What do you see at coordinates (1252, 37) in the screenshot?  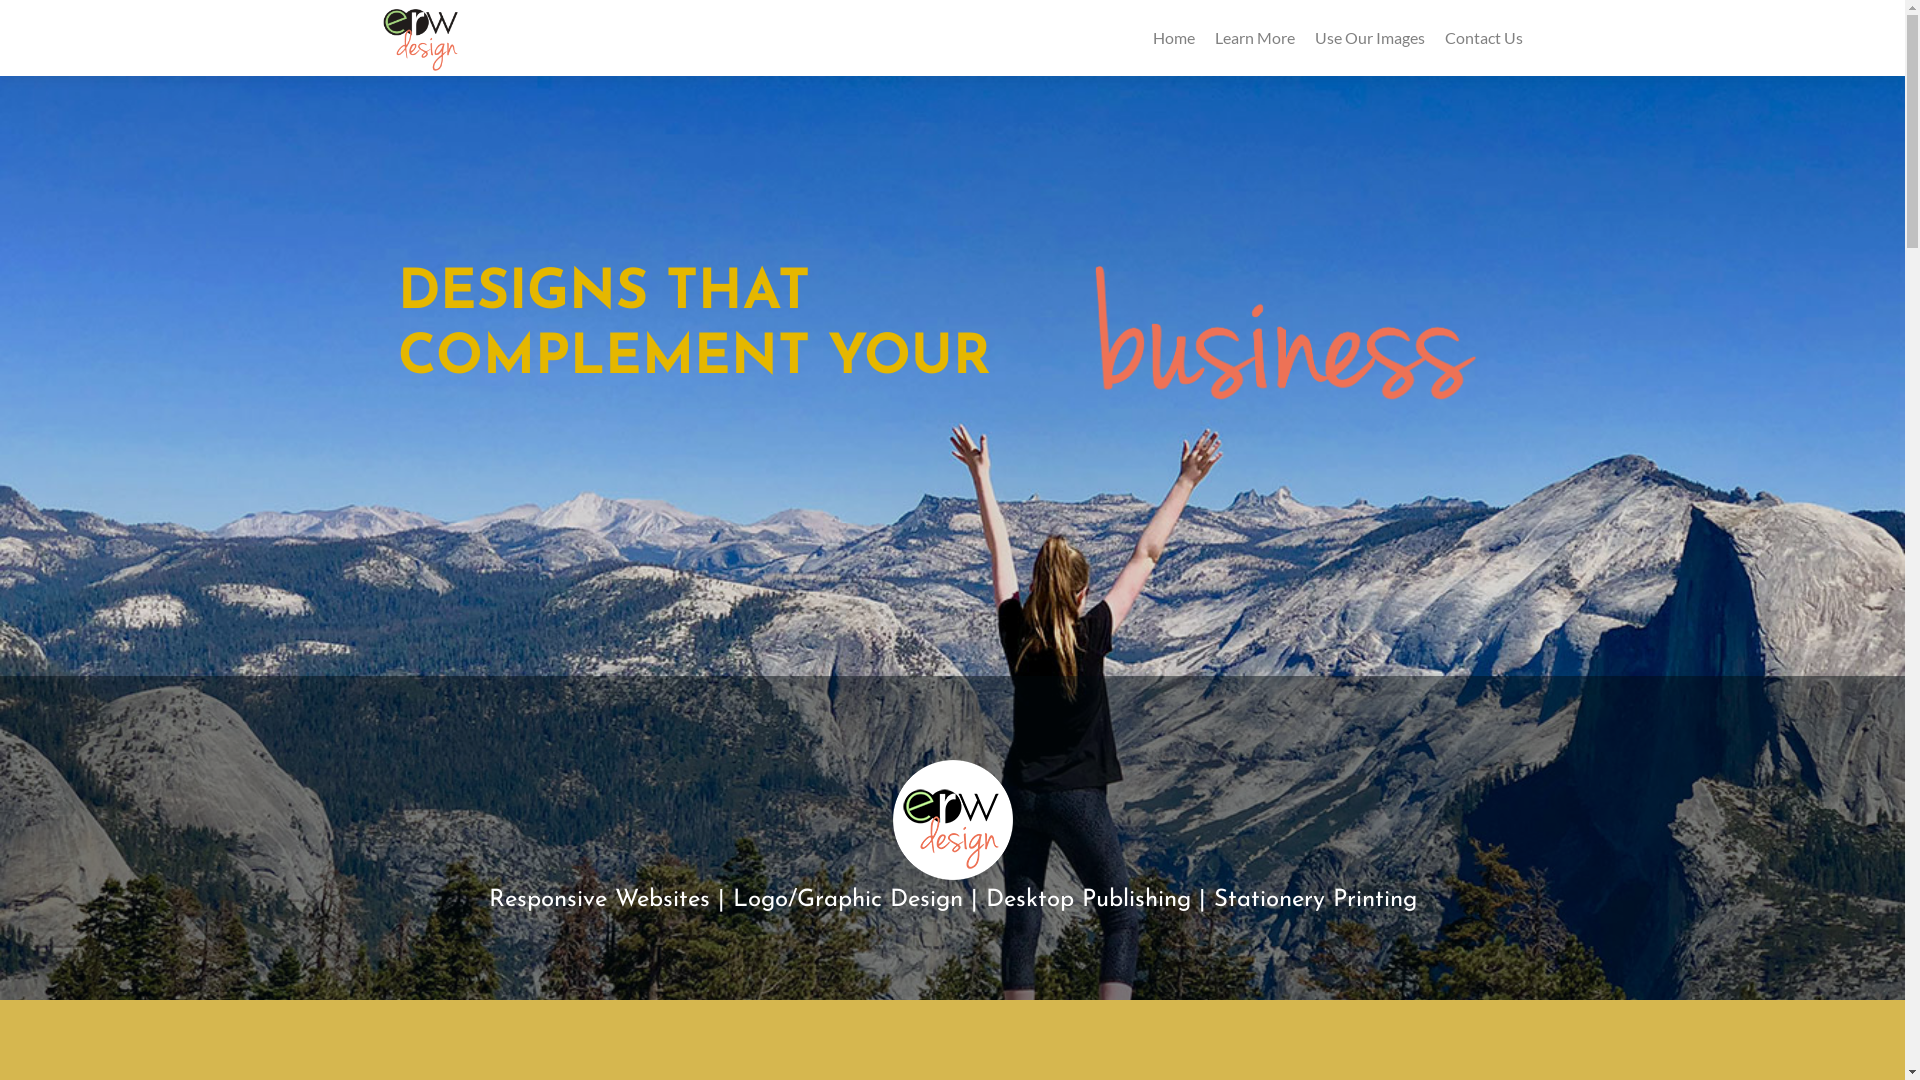 I see `'Learn More'` at bounding box center [1252, 37].